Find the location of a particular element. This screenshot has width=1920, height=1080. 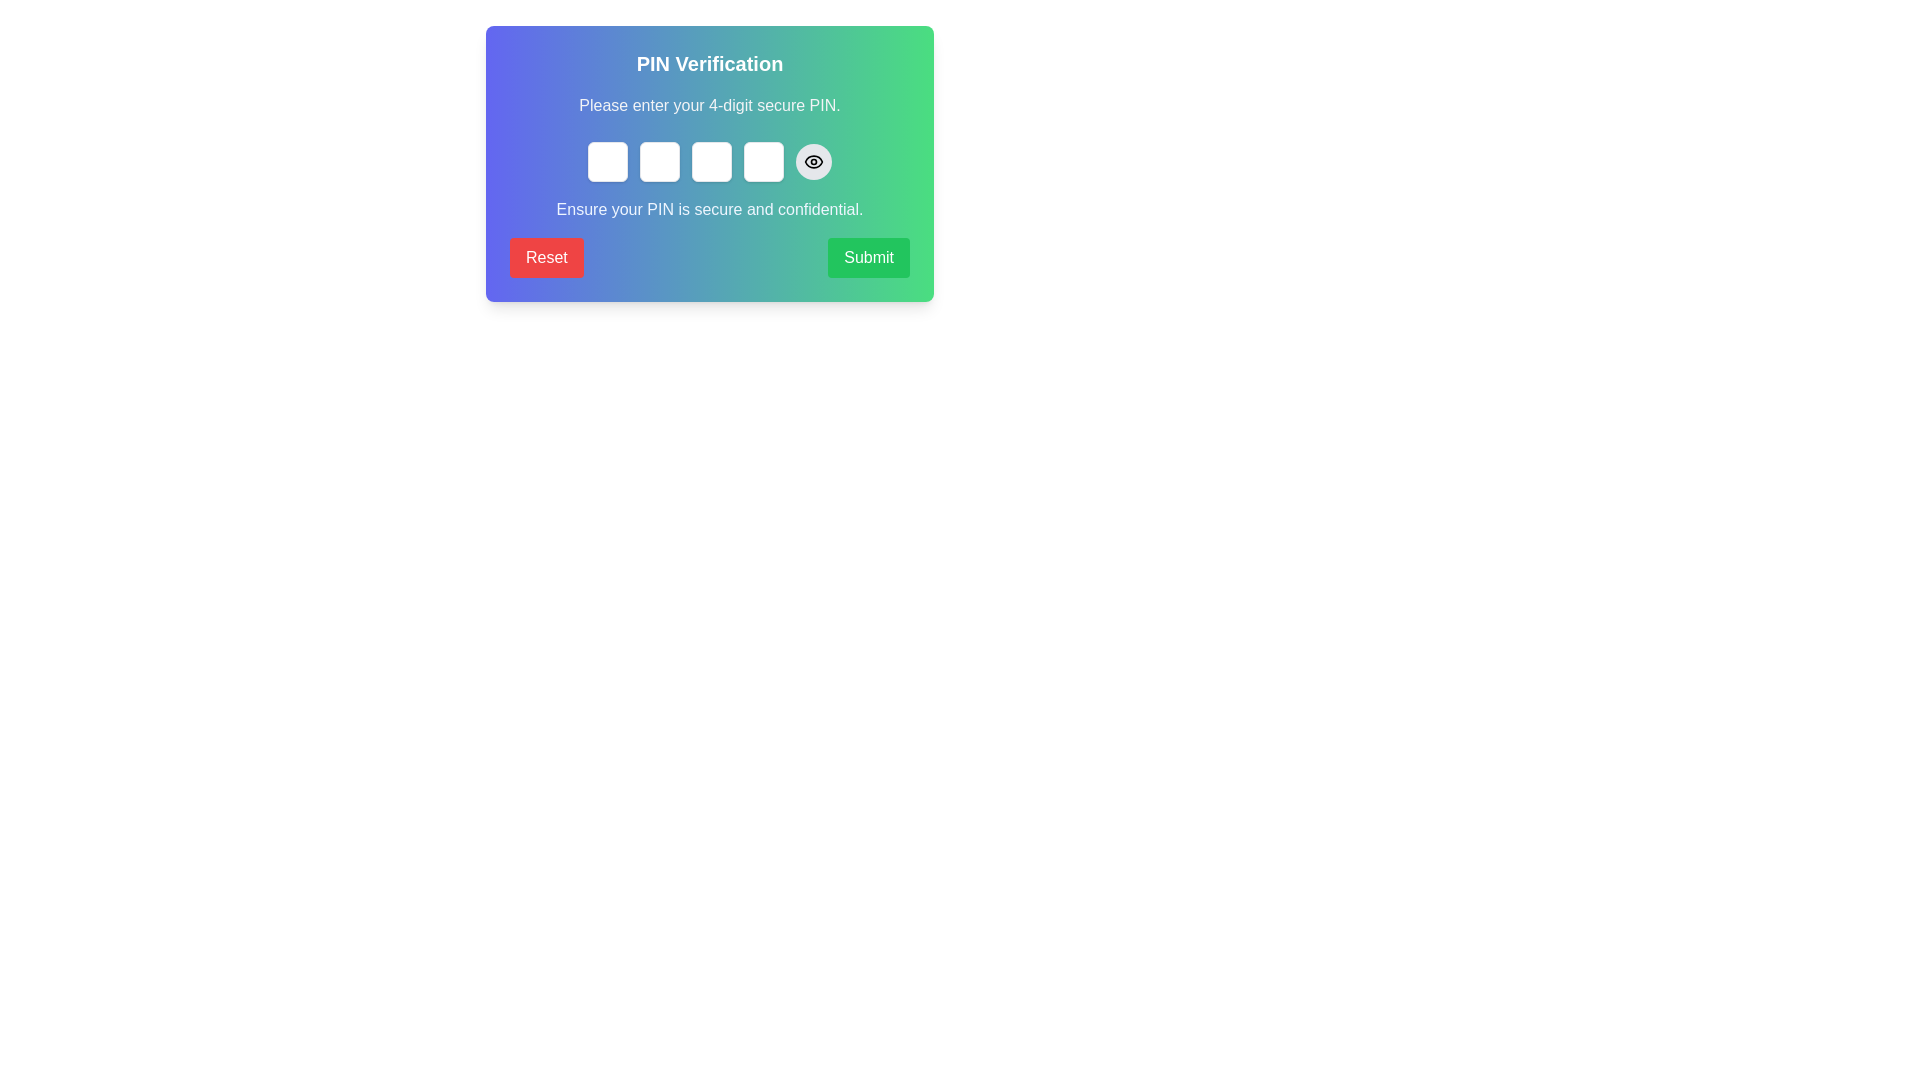

the reset button located at the bottom-left of the panel is located at coordinates (546, 257).